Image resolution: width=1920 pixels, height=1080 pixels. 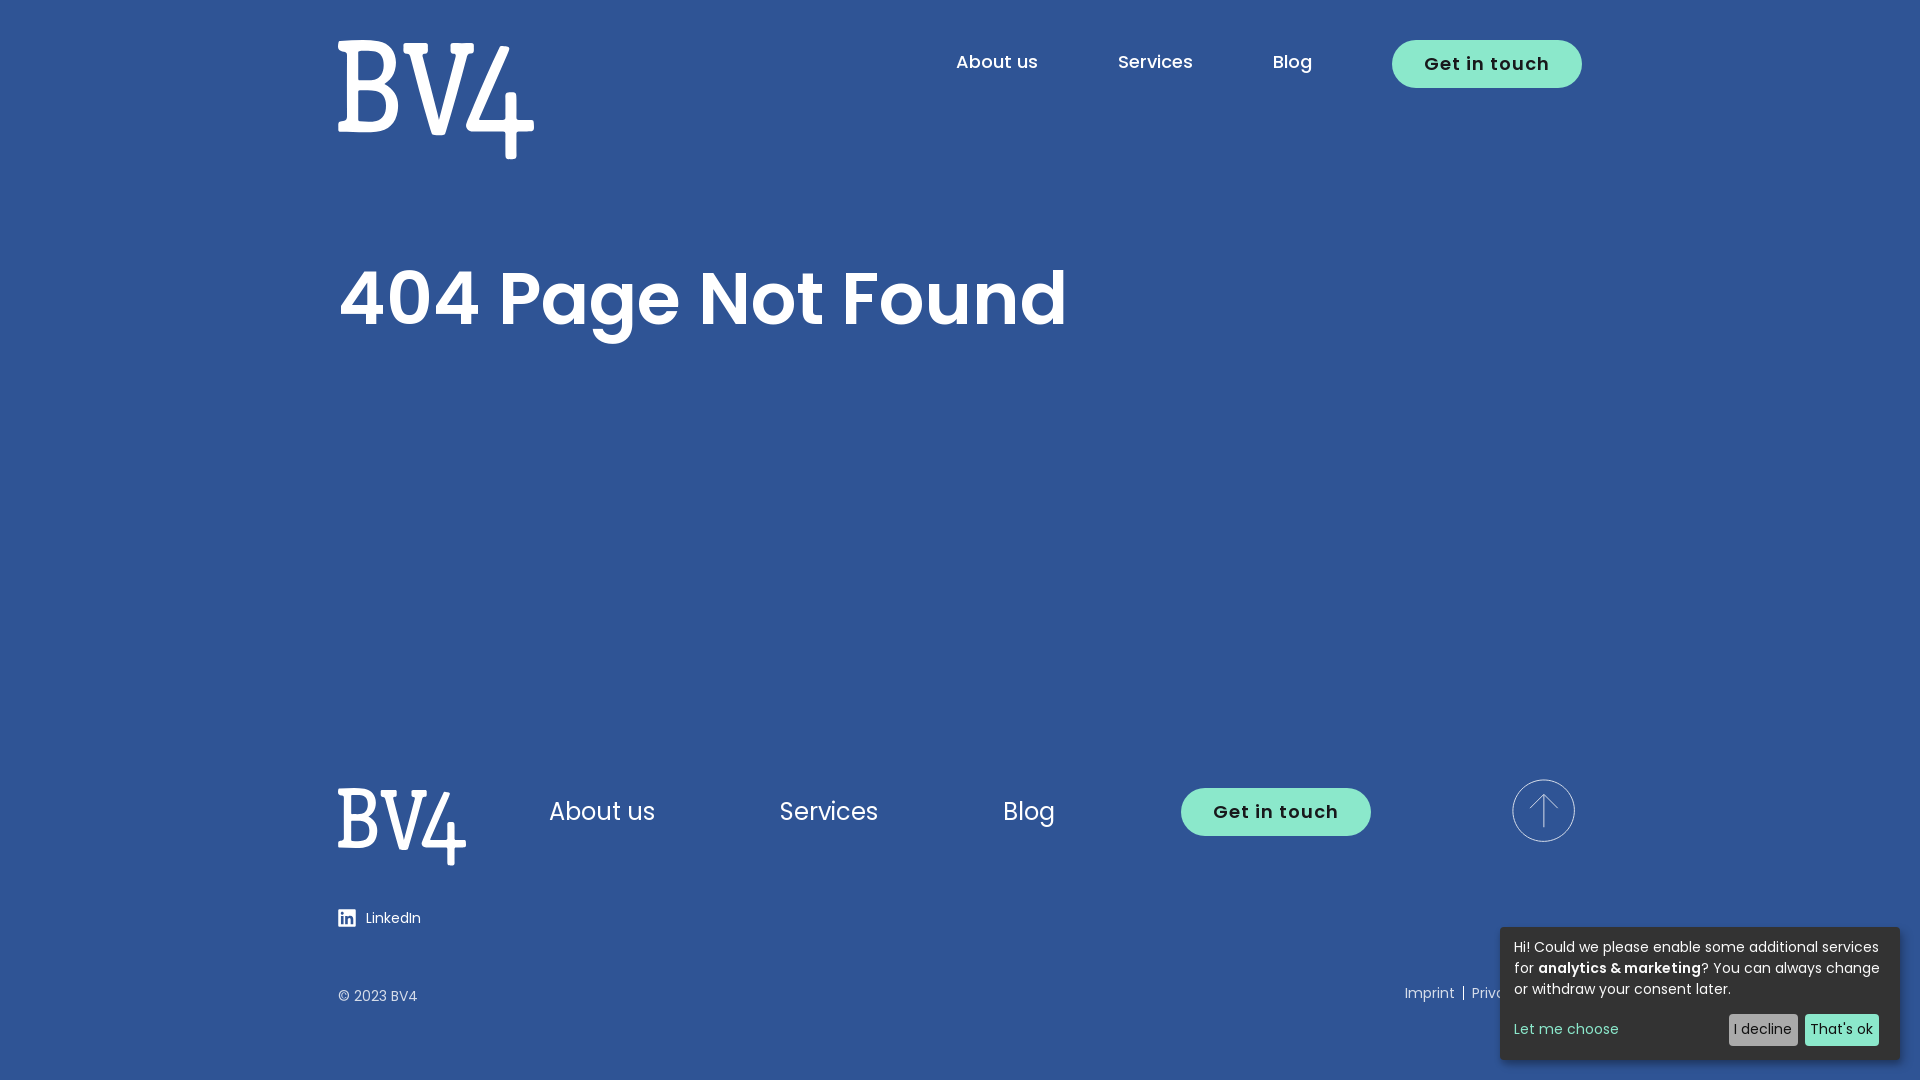 I want to click on 'Services', so click(x=829, y=811).